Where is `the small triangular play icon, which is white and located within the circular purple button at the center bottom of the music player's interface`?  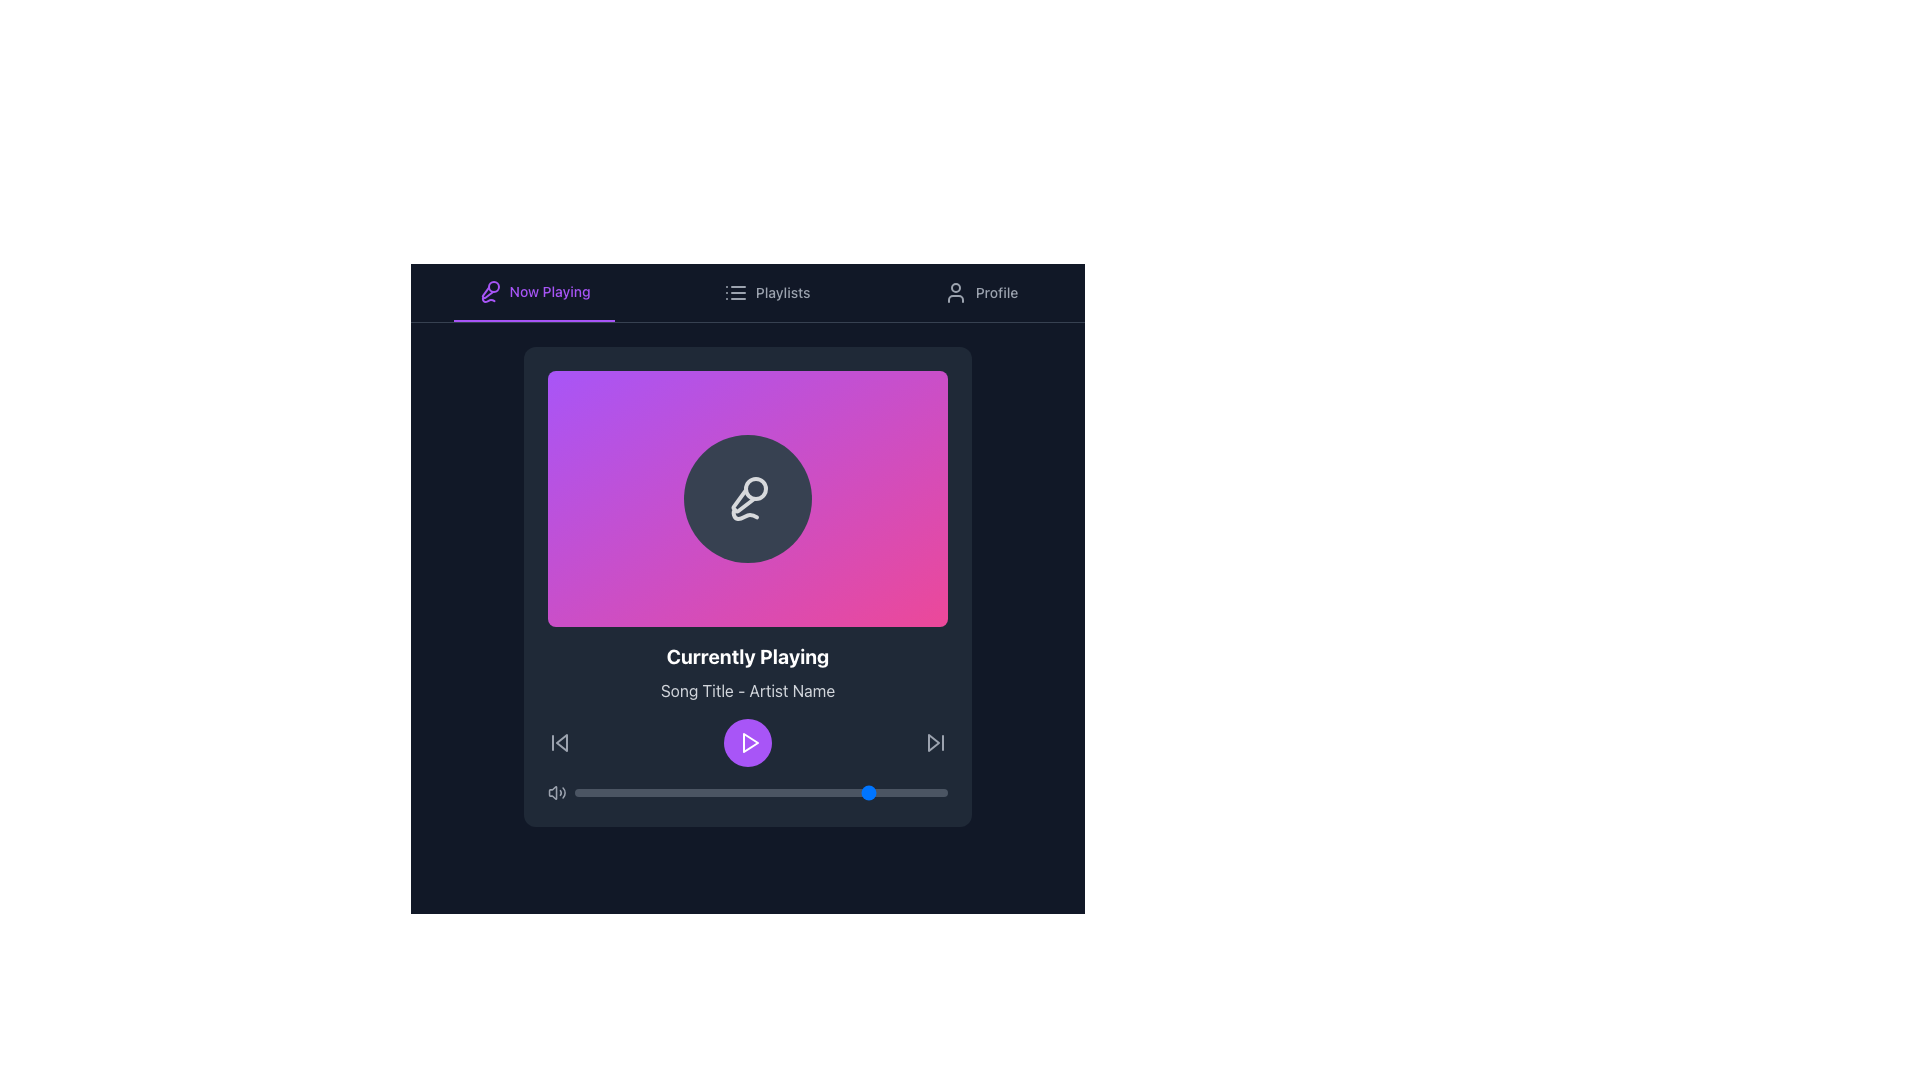
the small triangular play icon, which is white and located within the circular purple button at the center bottom of the music player's interface is located at coordinates (749, 743).